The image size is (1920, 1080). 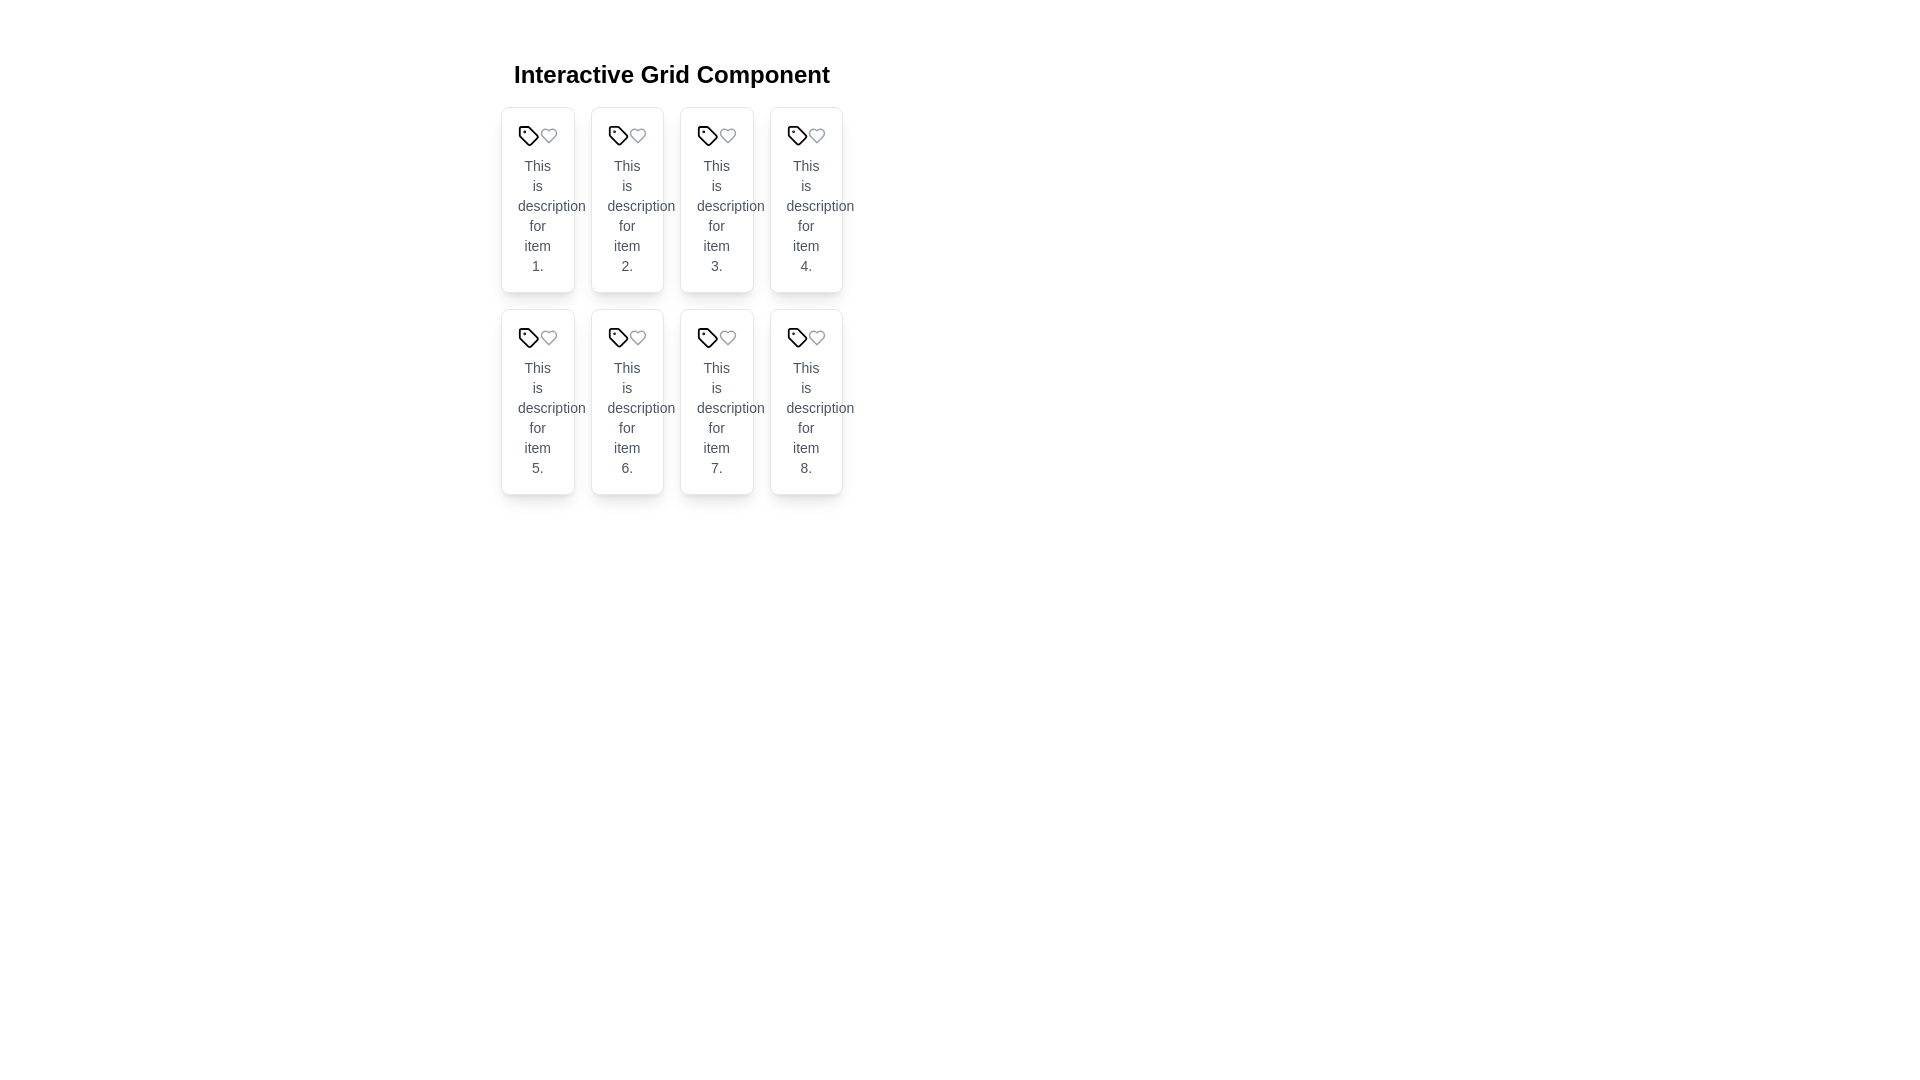 What do you see at coordinates (707, 135) in the screenshot?
I see `the small, tag-shaped icon located in the third tile of the 'Interactive Grid Component', found in the card labeled 'Tile 3'` at bounding box center [707, 135].